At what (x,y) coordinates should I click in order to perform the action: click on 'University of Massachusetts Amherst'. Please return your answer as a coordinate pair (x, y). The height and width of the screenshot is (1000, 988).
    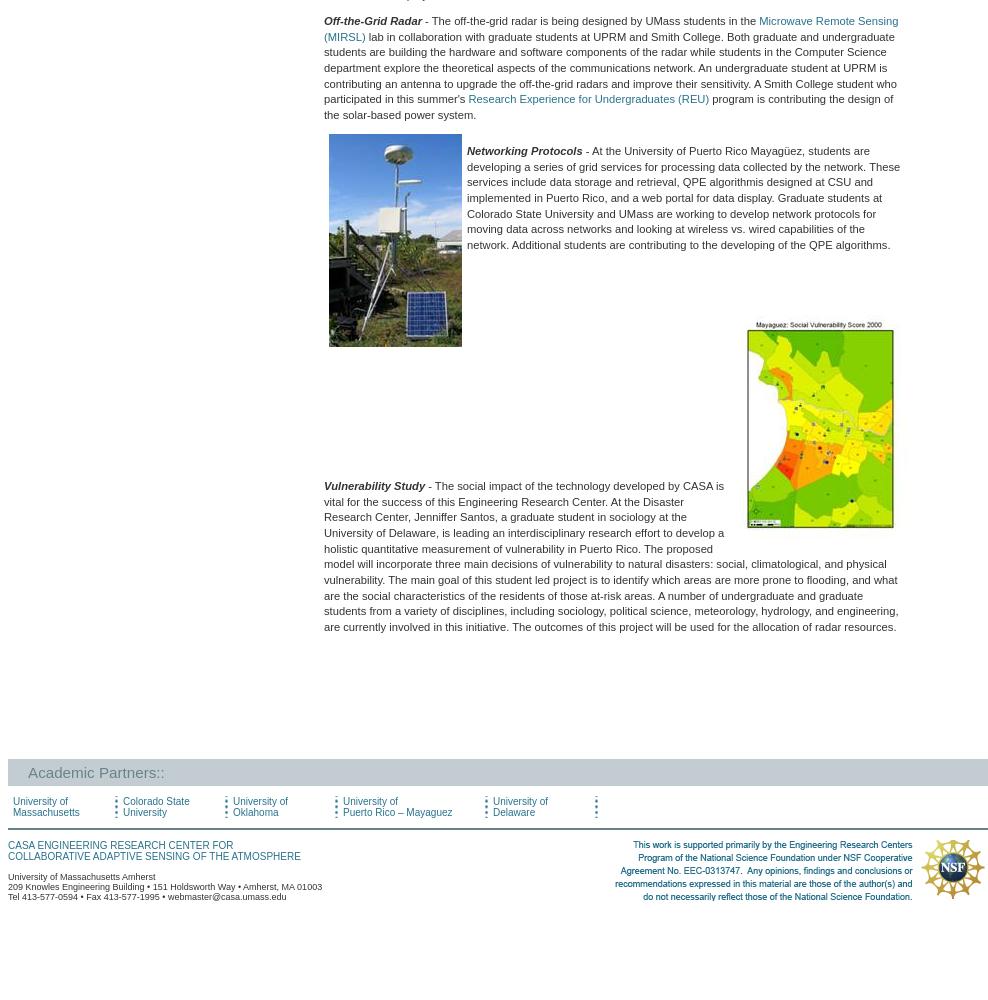
    Looking at the image, I should click on (7, 876).